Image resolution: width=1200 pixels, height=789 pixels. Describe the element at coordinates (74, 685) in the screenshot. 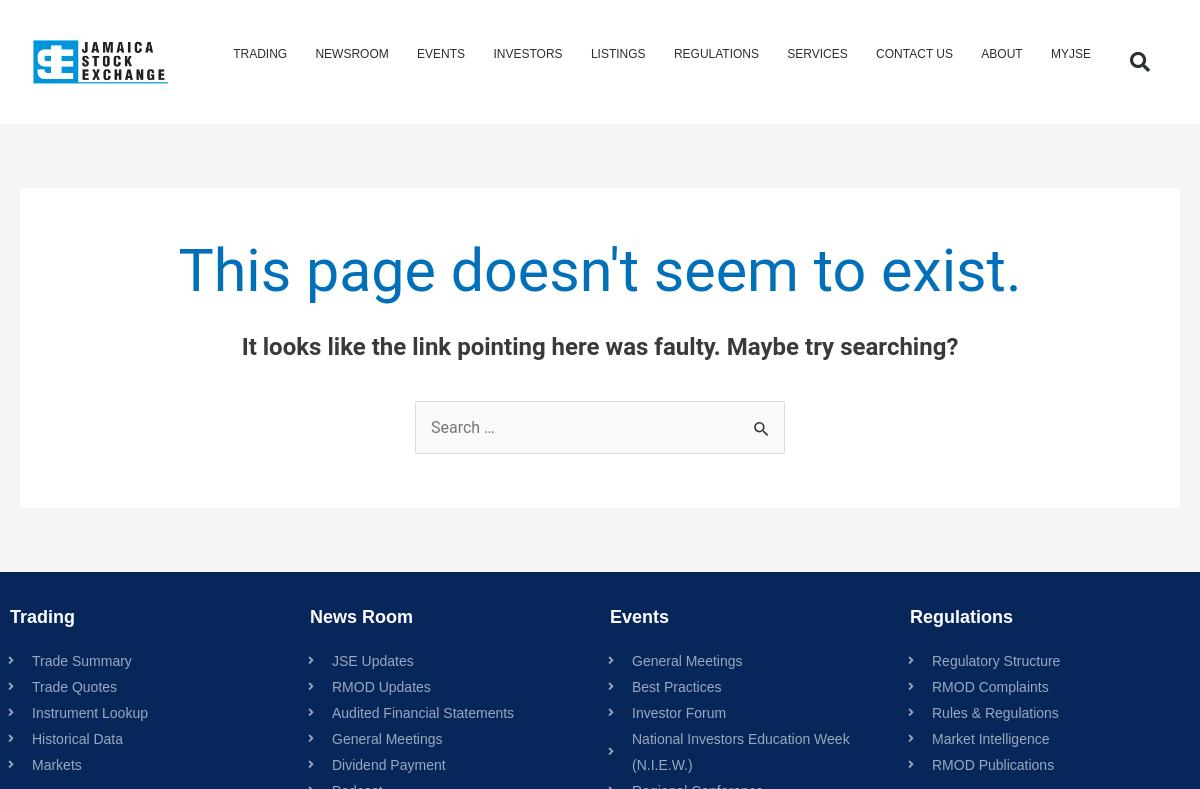

I see `'Trade Quotes'` at that location.